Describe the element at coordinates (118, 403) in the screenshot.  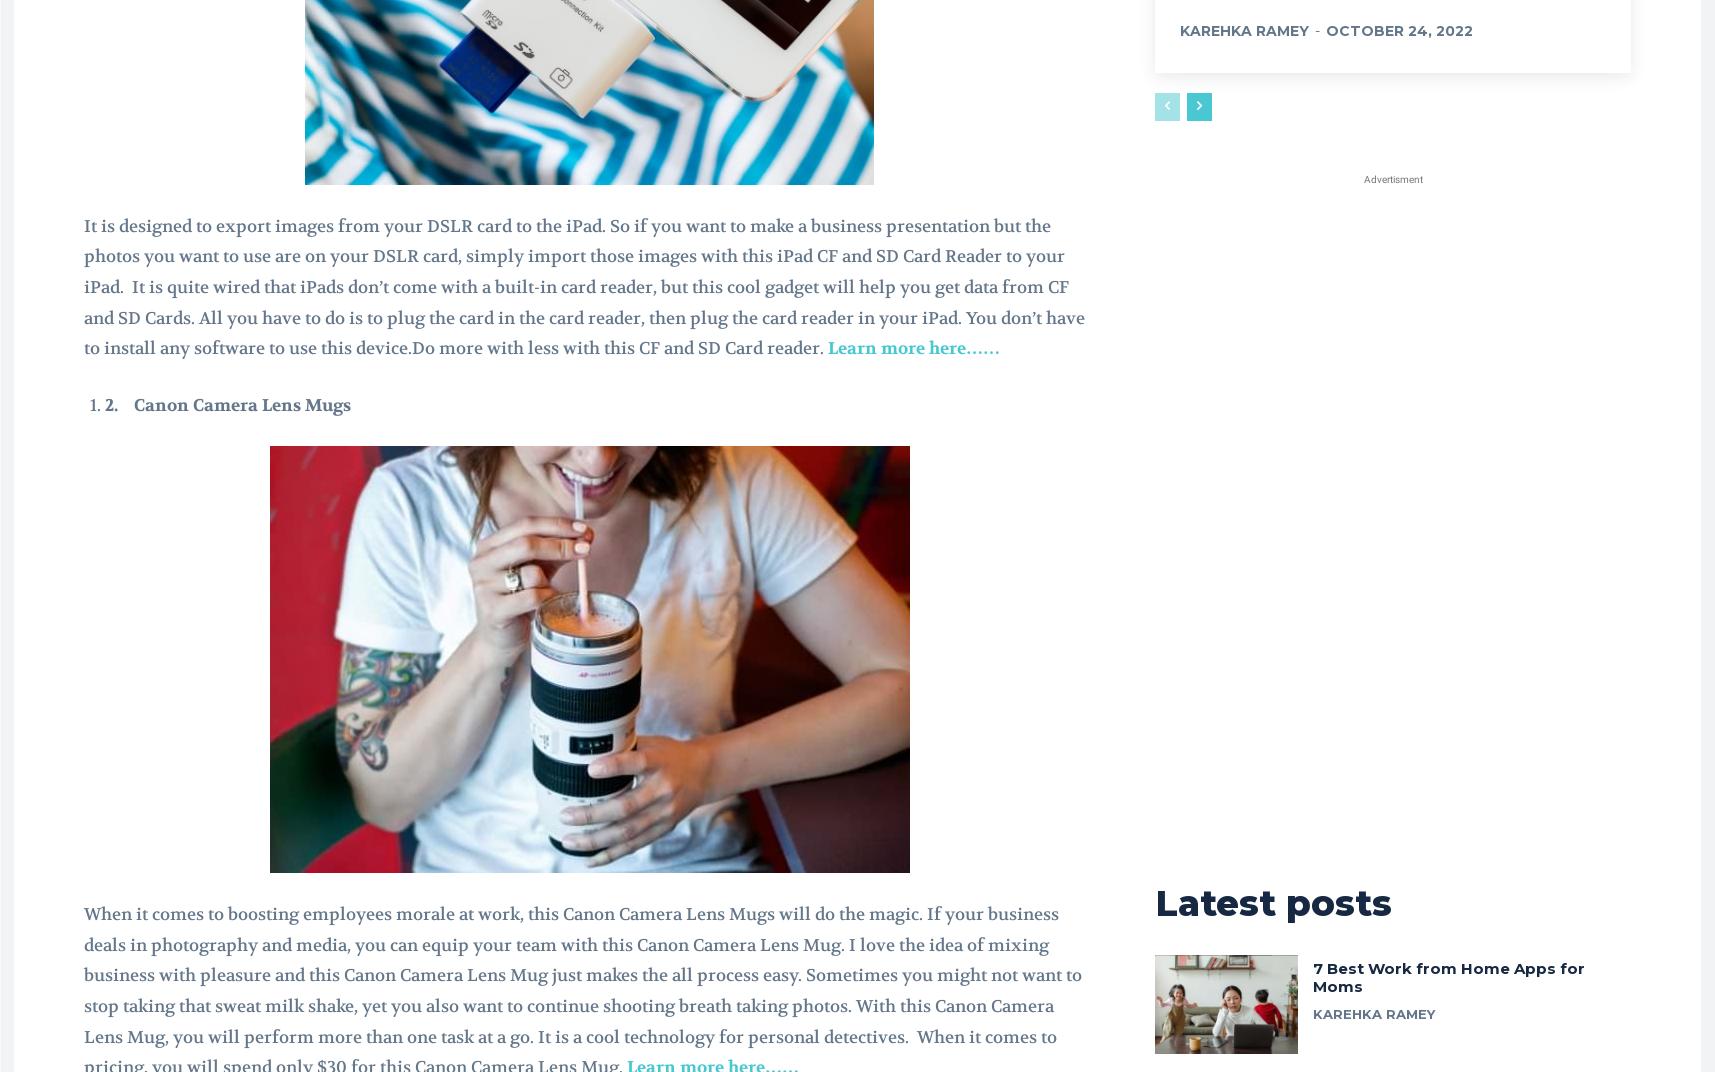
I see `'2.'` at that location.